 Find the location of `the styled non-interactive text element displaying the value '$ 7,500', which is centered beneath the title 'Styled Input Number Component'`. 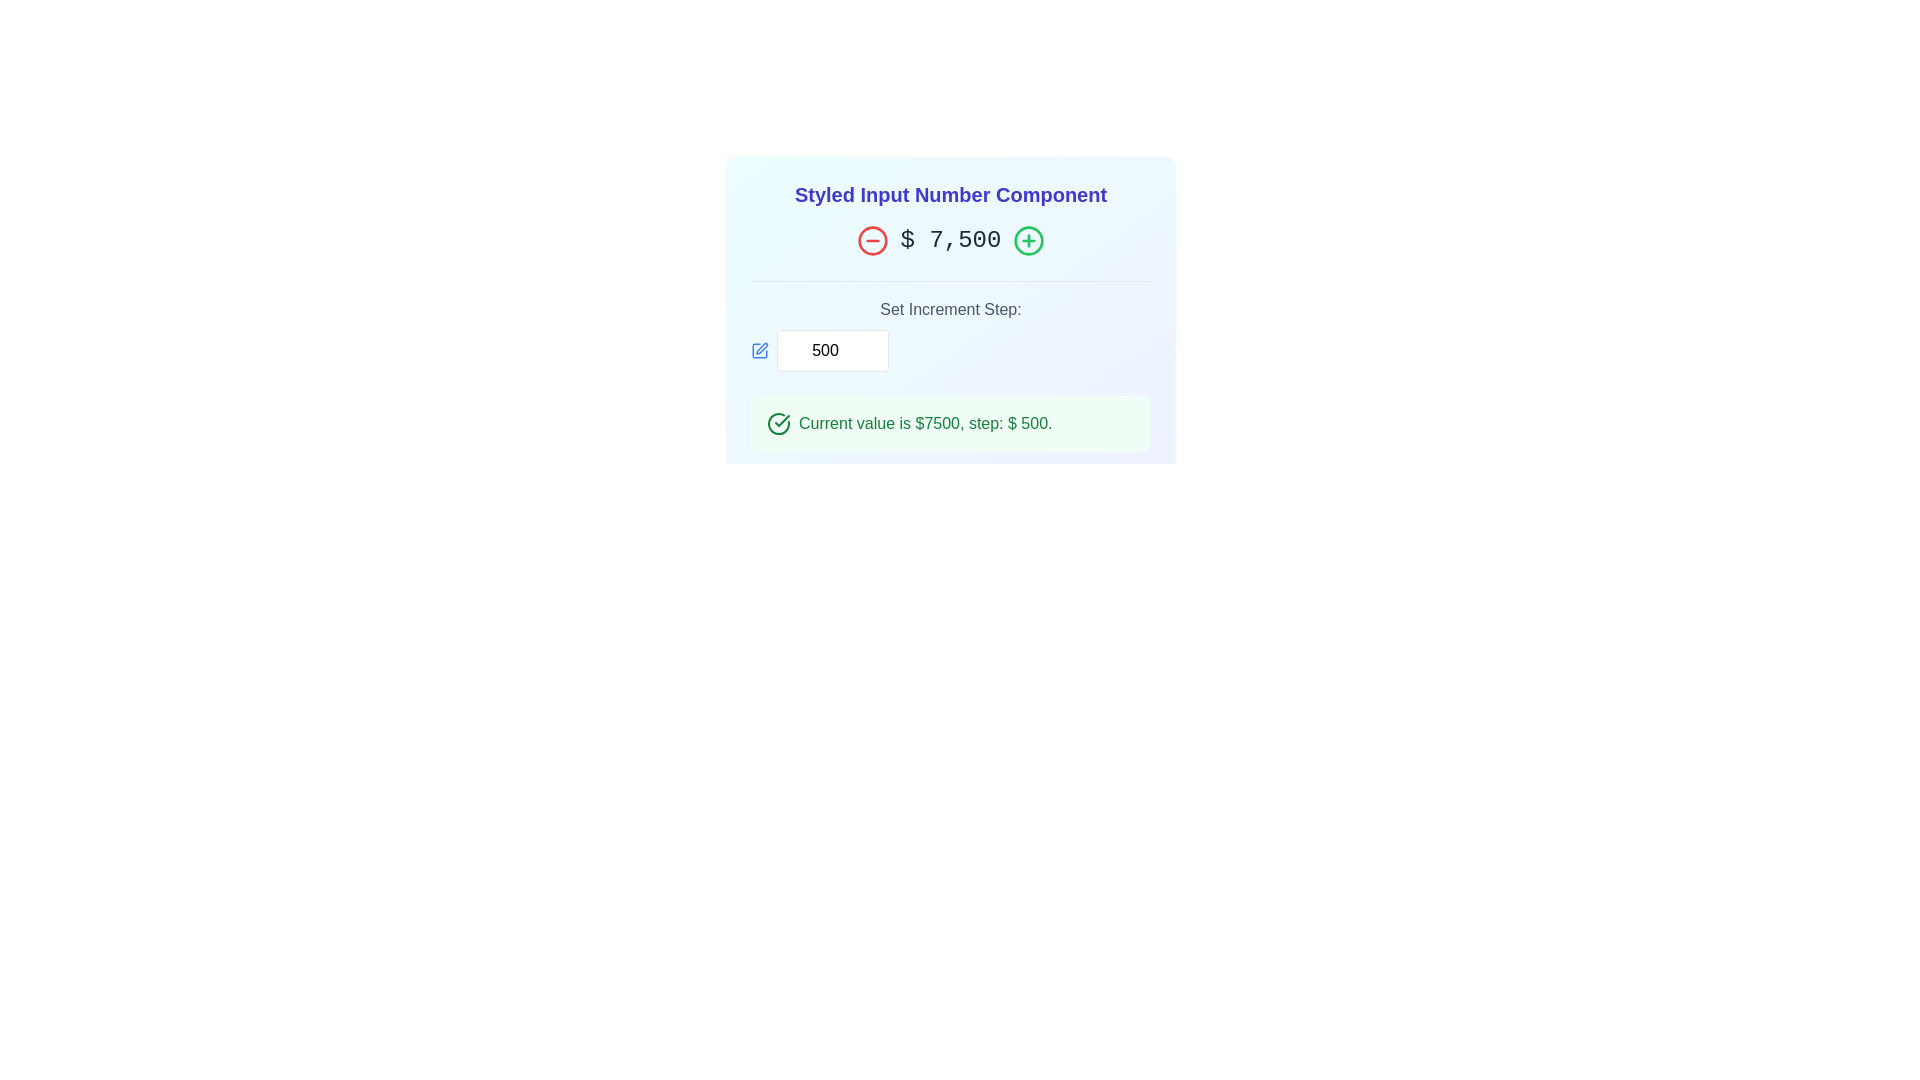

the styled non-interactive text element displaying the value '$ 7,500', which is centered beneath the title 'Styled Input Number Component' is located at coordinates (949, 239).